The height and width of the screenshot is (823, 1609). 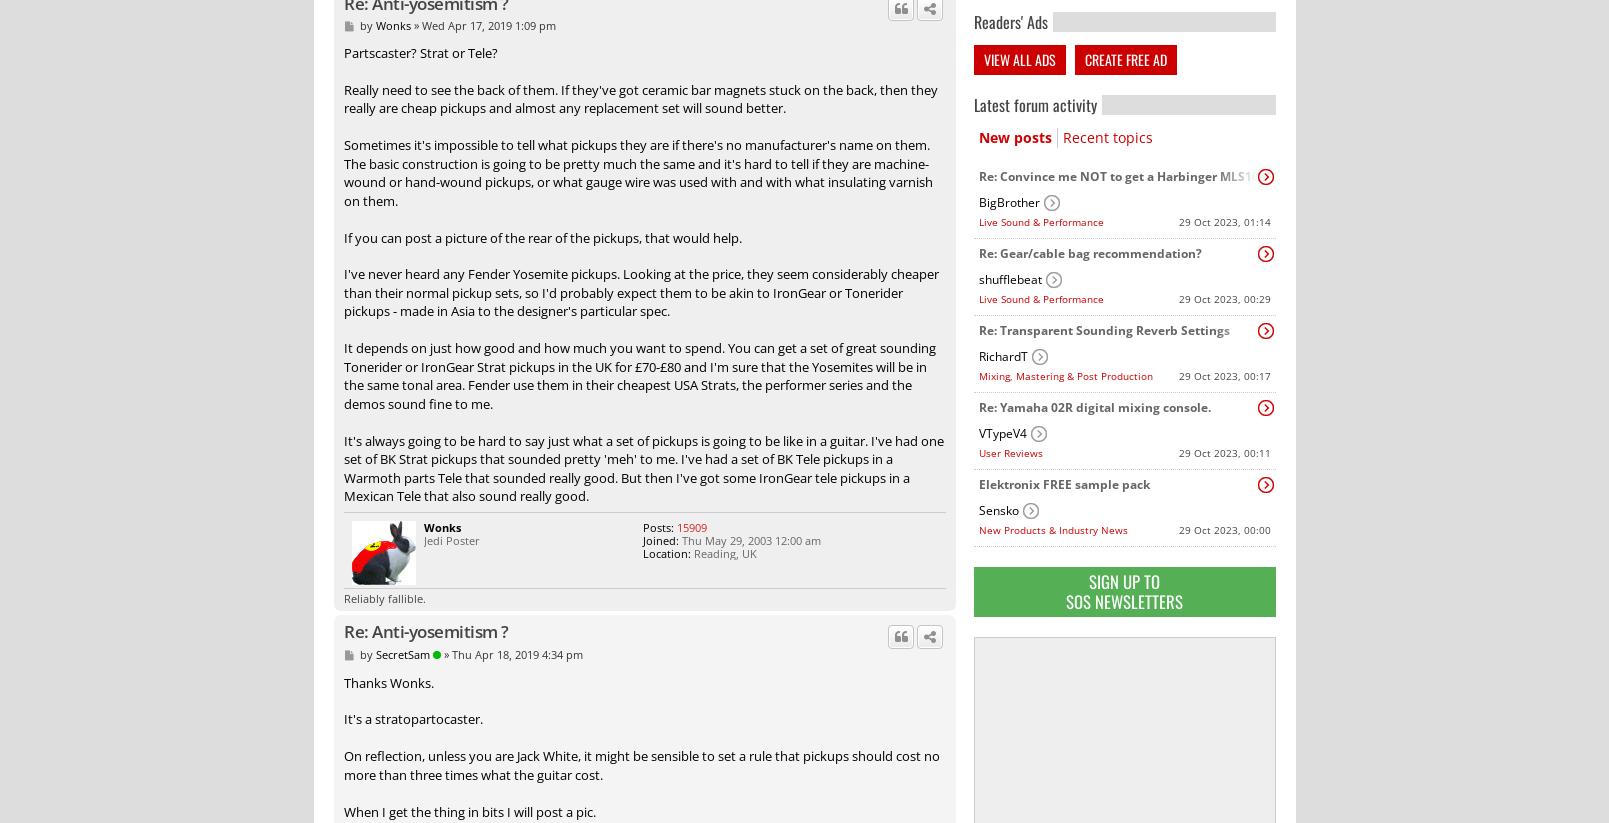 I want to click on 'Readers' Ads', so click(x=1008, y=19).